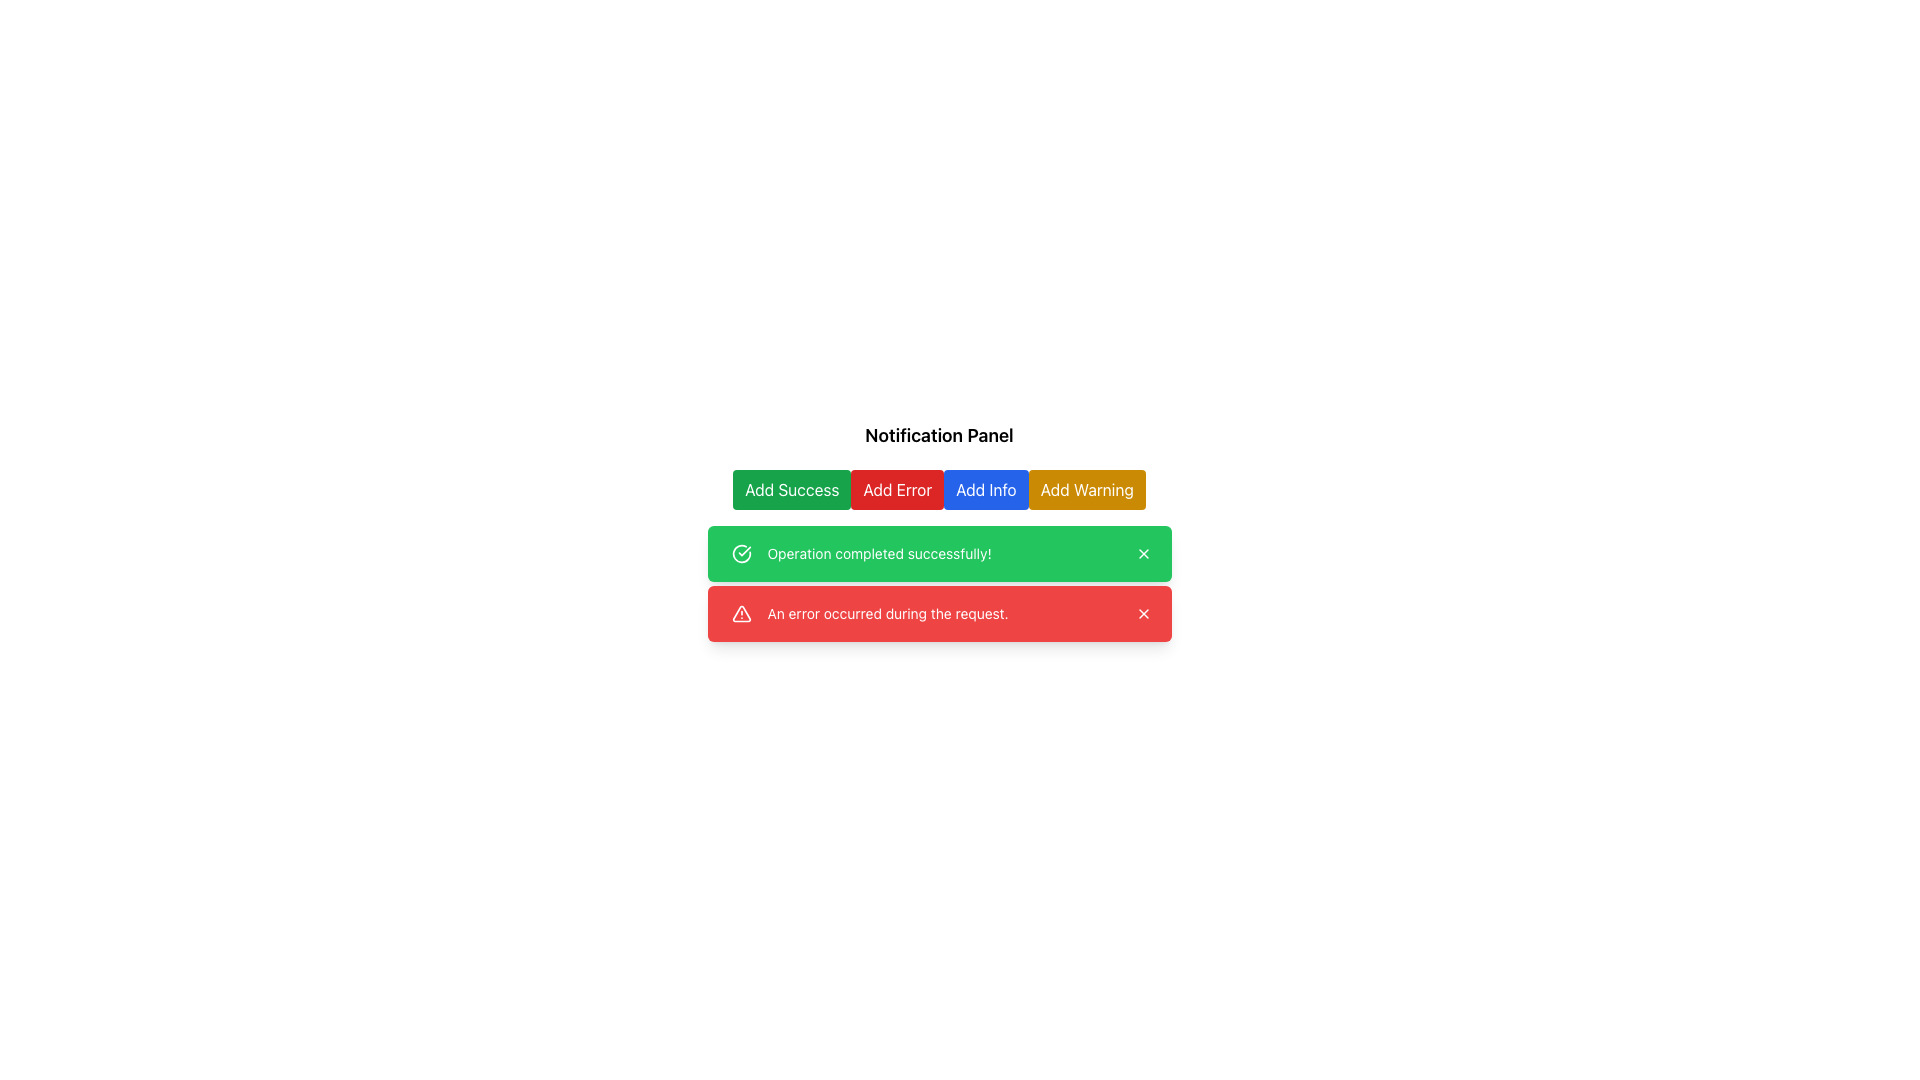 Image resolution: width=1920 pixels, height=1080 pixels. What do you see at coordinates (896, 489) in the screenshot?
I see `the 'Add Error' button, which is a rectangular button with a red background and white text, located in the Notification Panel` at bounding box center [896, 489].